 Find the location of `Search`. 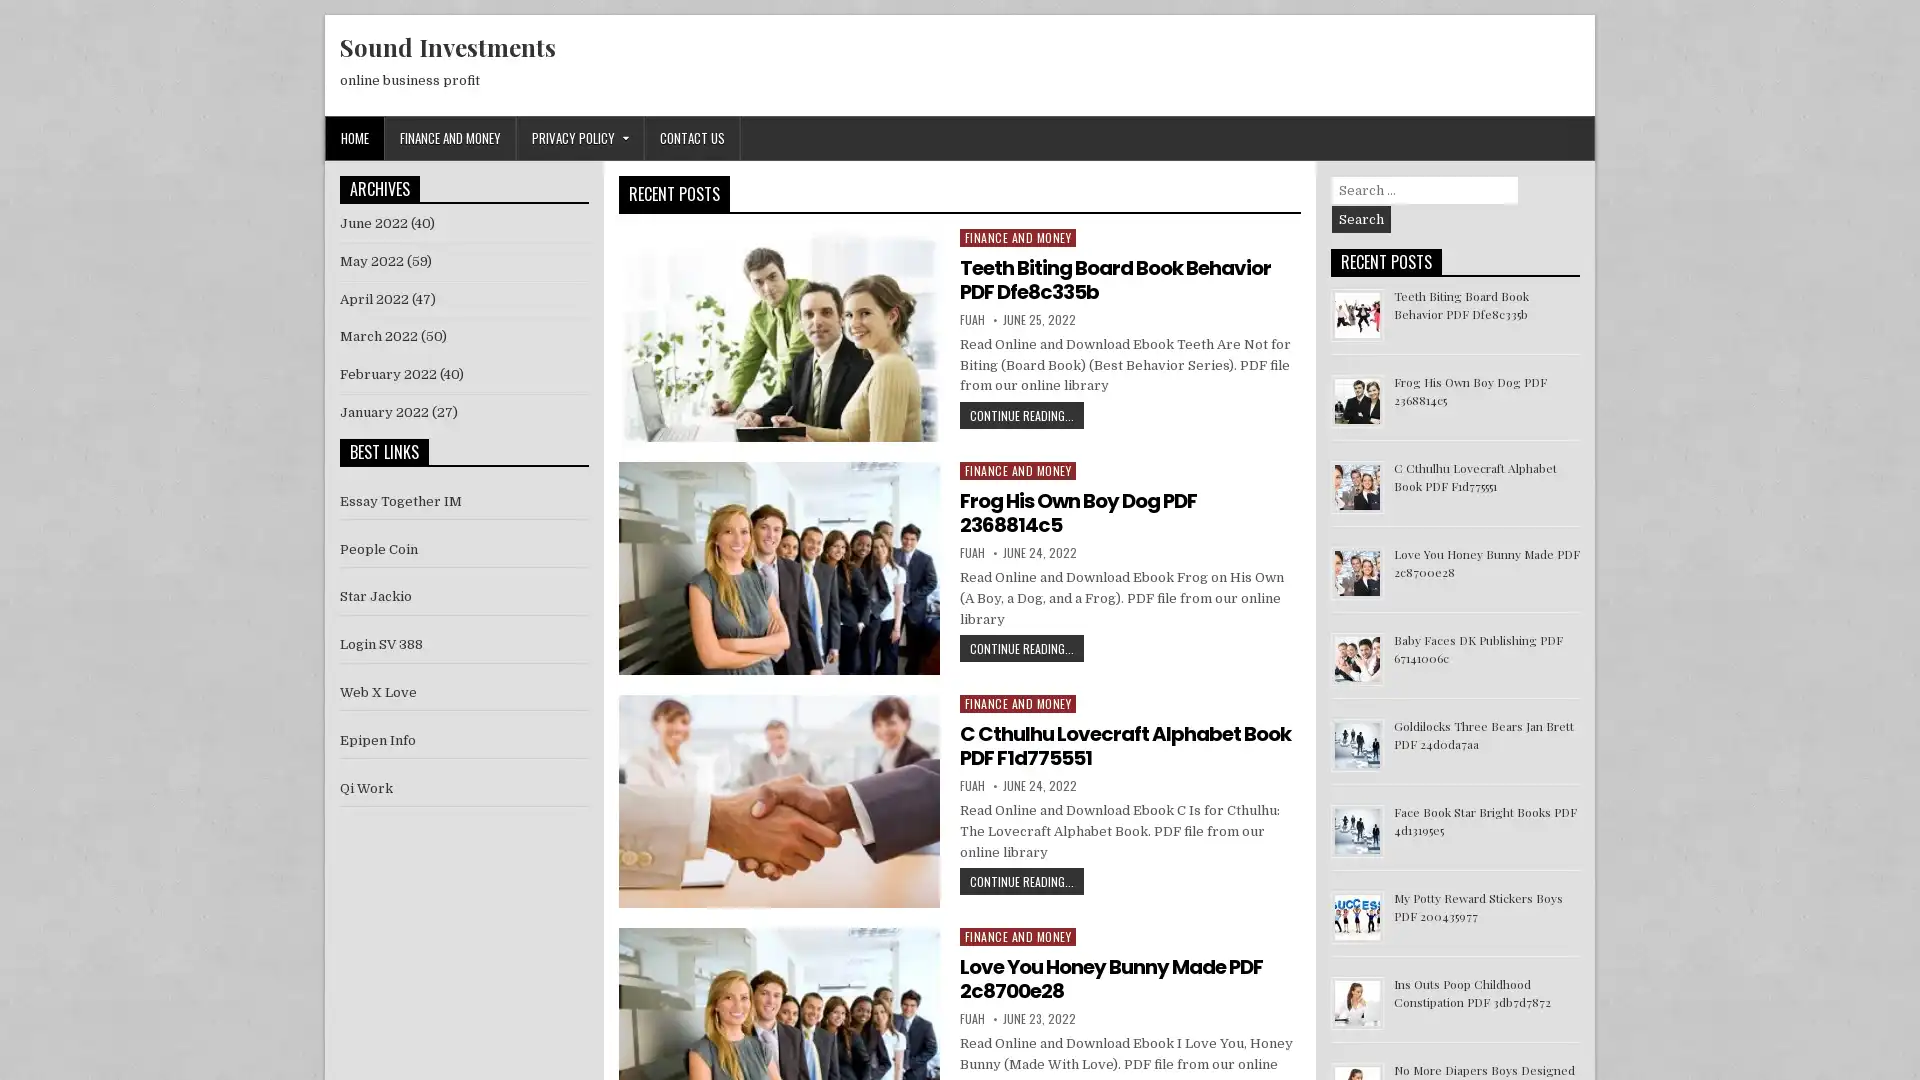

Search is located at coordinates (1360, 219).